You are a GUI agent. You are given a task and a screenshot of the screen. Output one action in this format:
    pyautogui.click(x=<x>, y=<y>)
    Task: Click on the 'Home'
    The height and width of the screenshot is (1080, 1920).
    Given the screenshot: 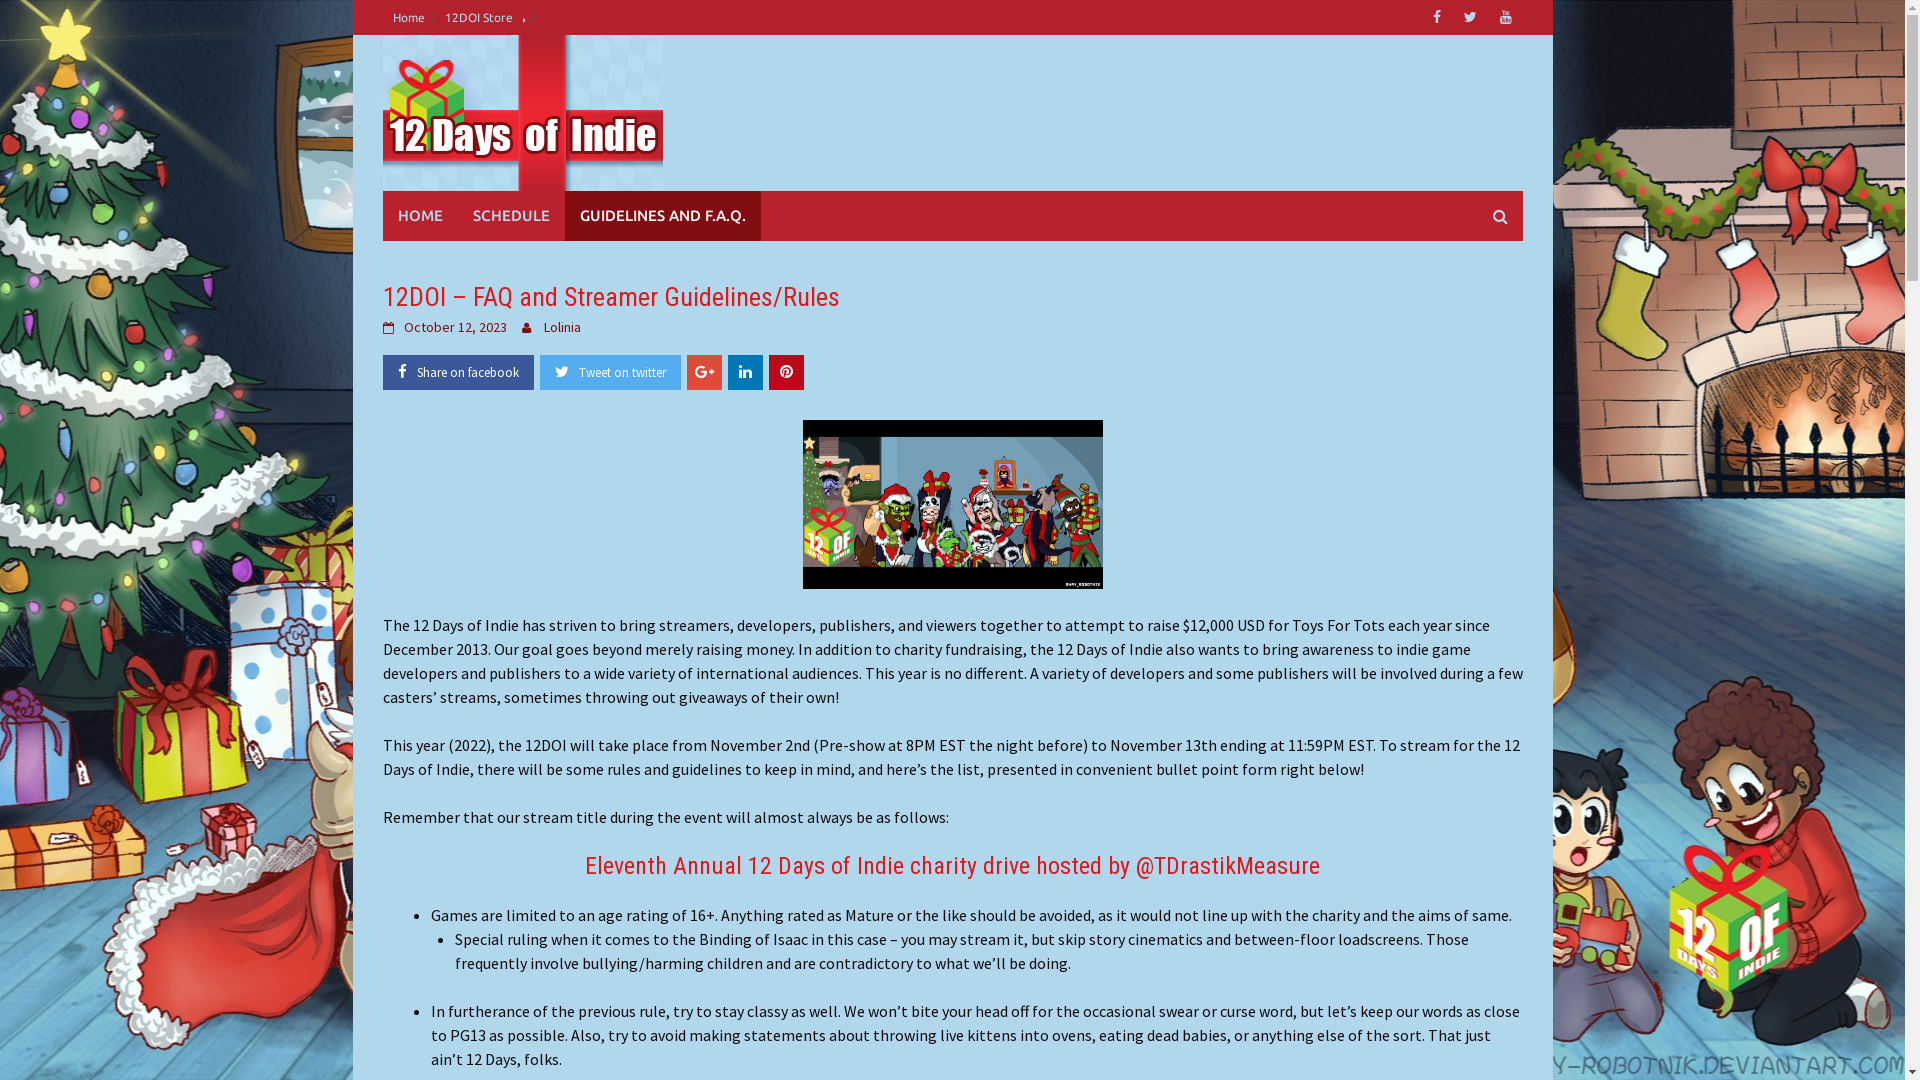 What is the action you would take?
    pyautogui.click(x=382, y=17)
    